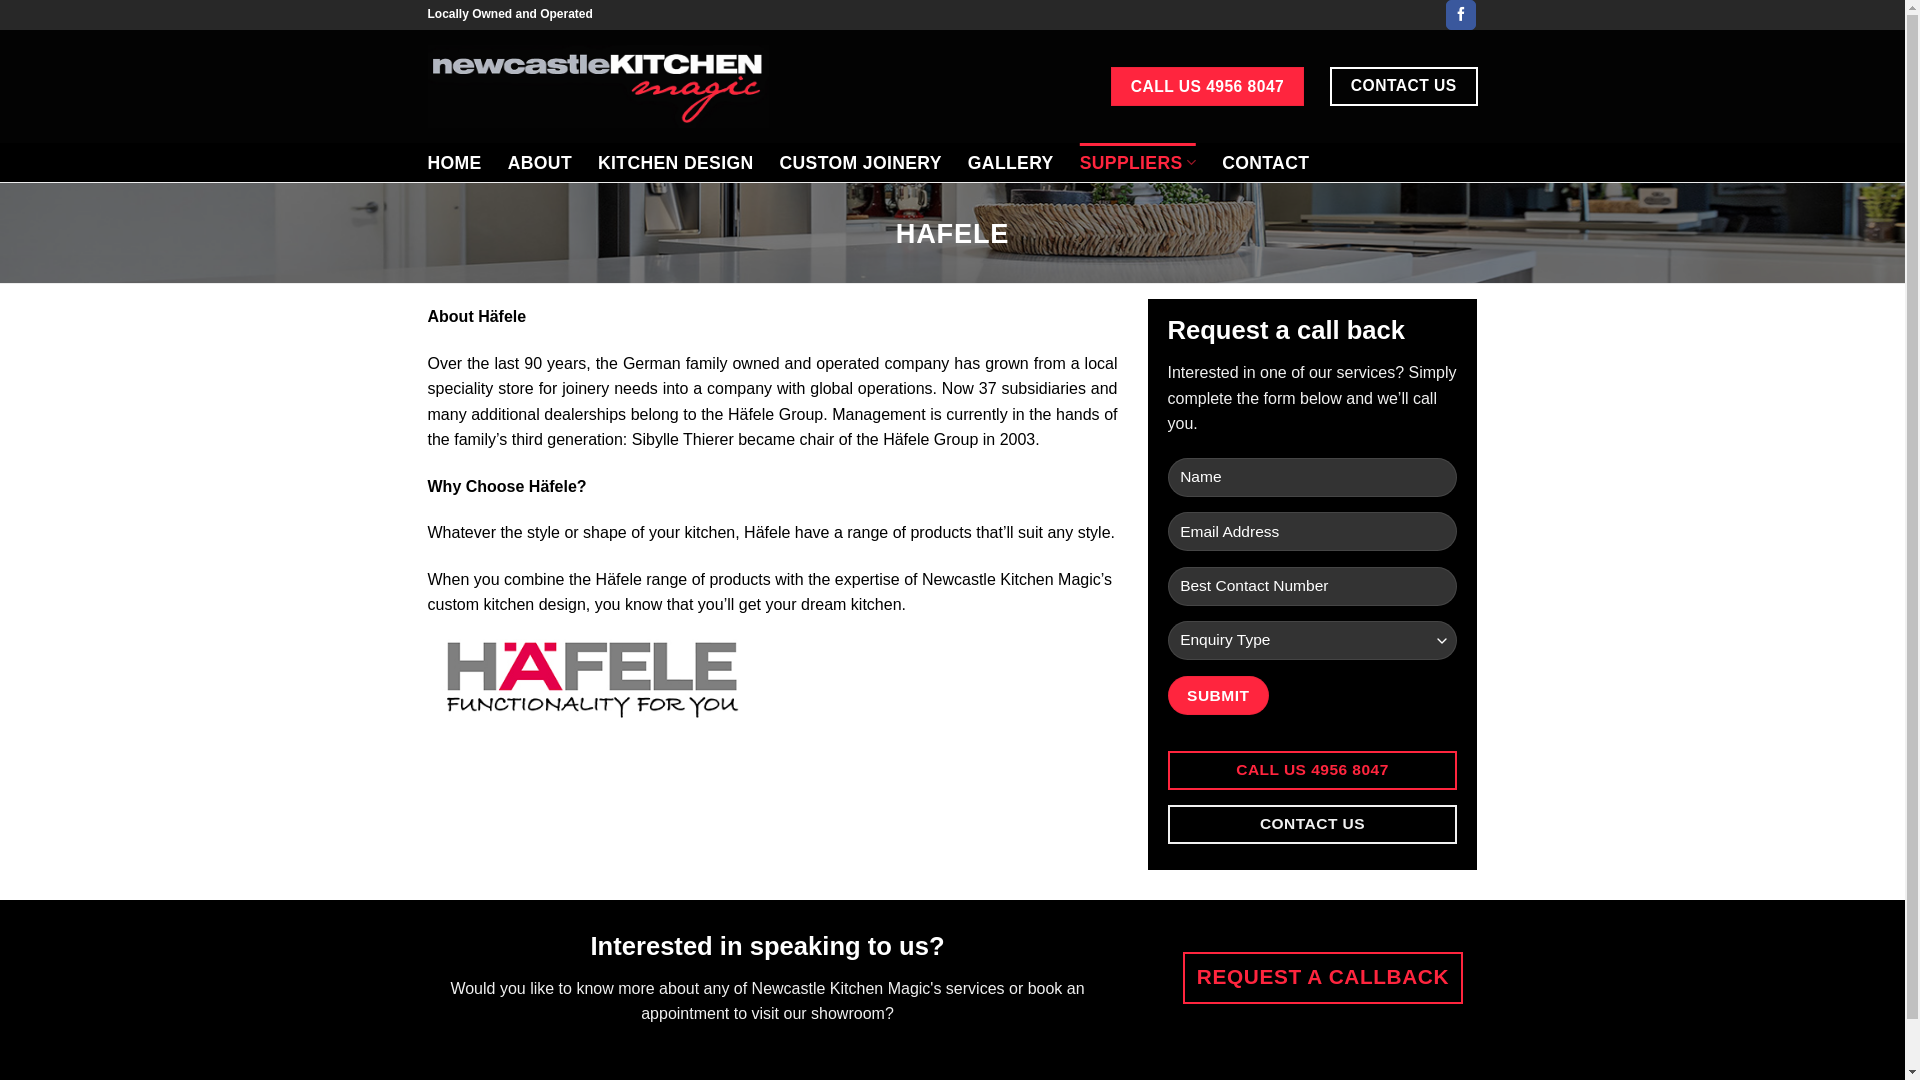 Image resolution: width=1920 pixels, height=1080 pixels. What do you see at coordinates (1264, 161) in the screenshot?
I see `'CONTACT'` at bounding box center [1264, 161].